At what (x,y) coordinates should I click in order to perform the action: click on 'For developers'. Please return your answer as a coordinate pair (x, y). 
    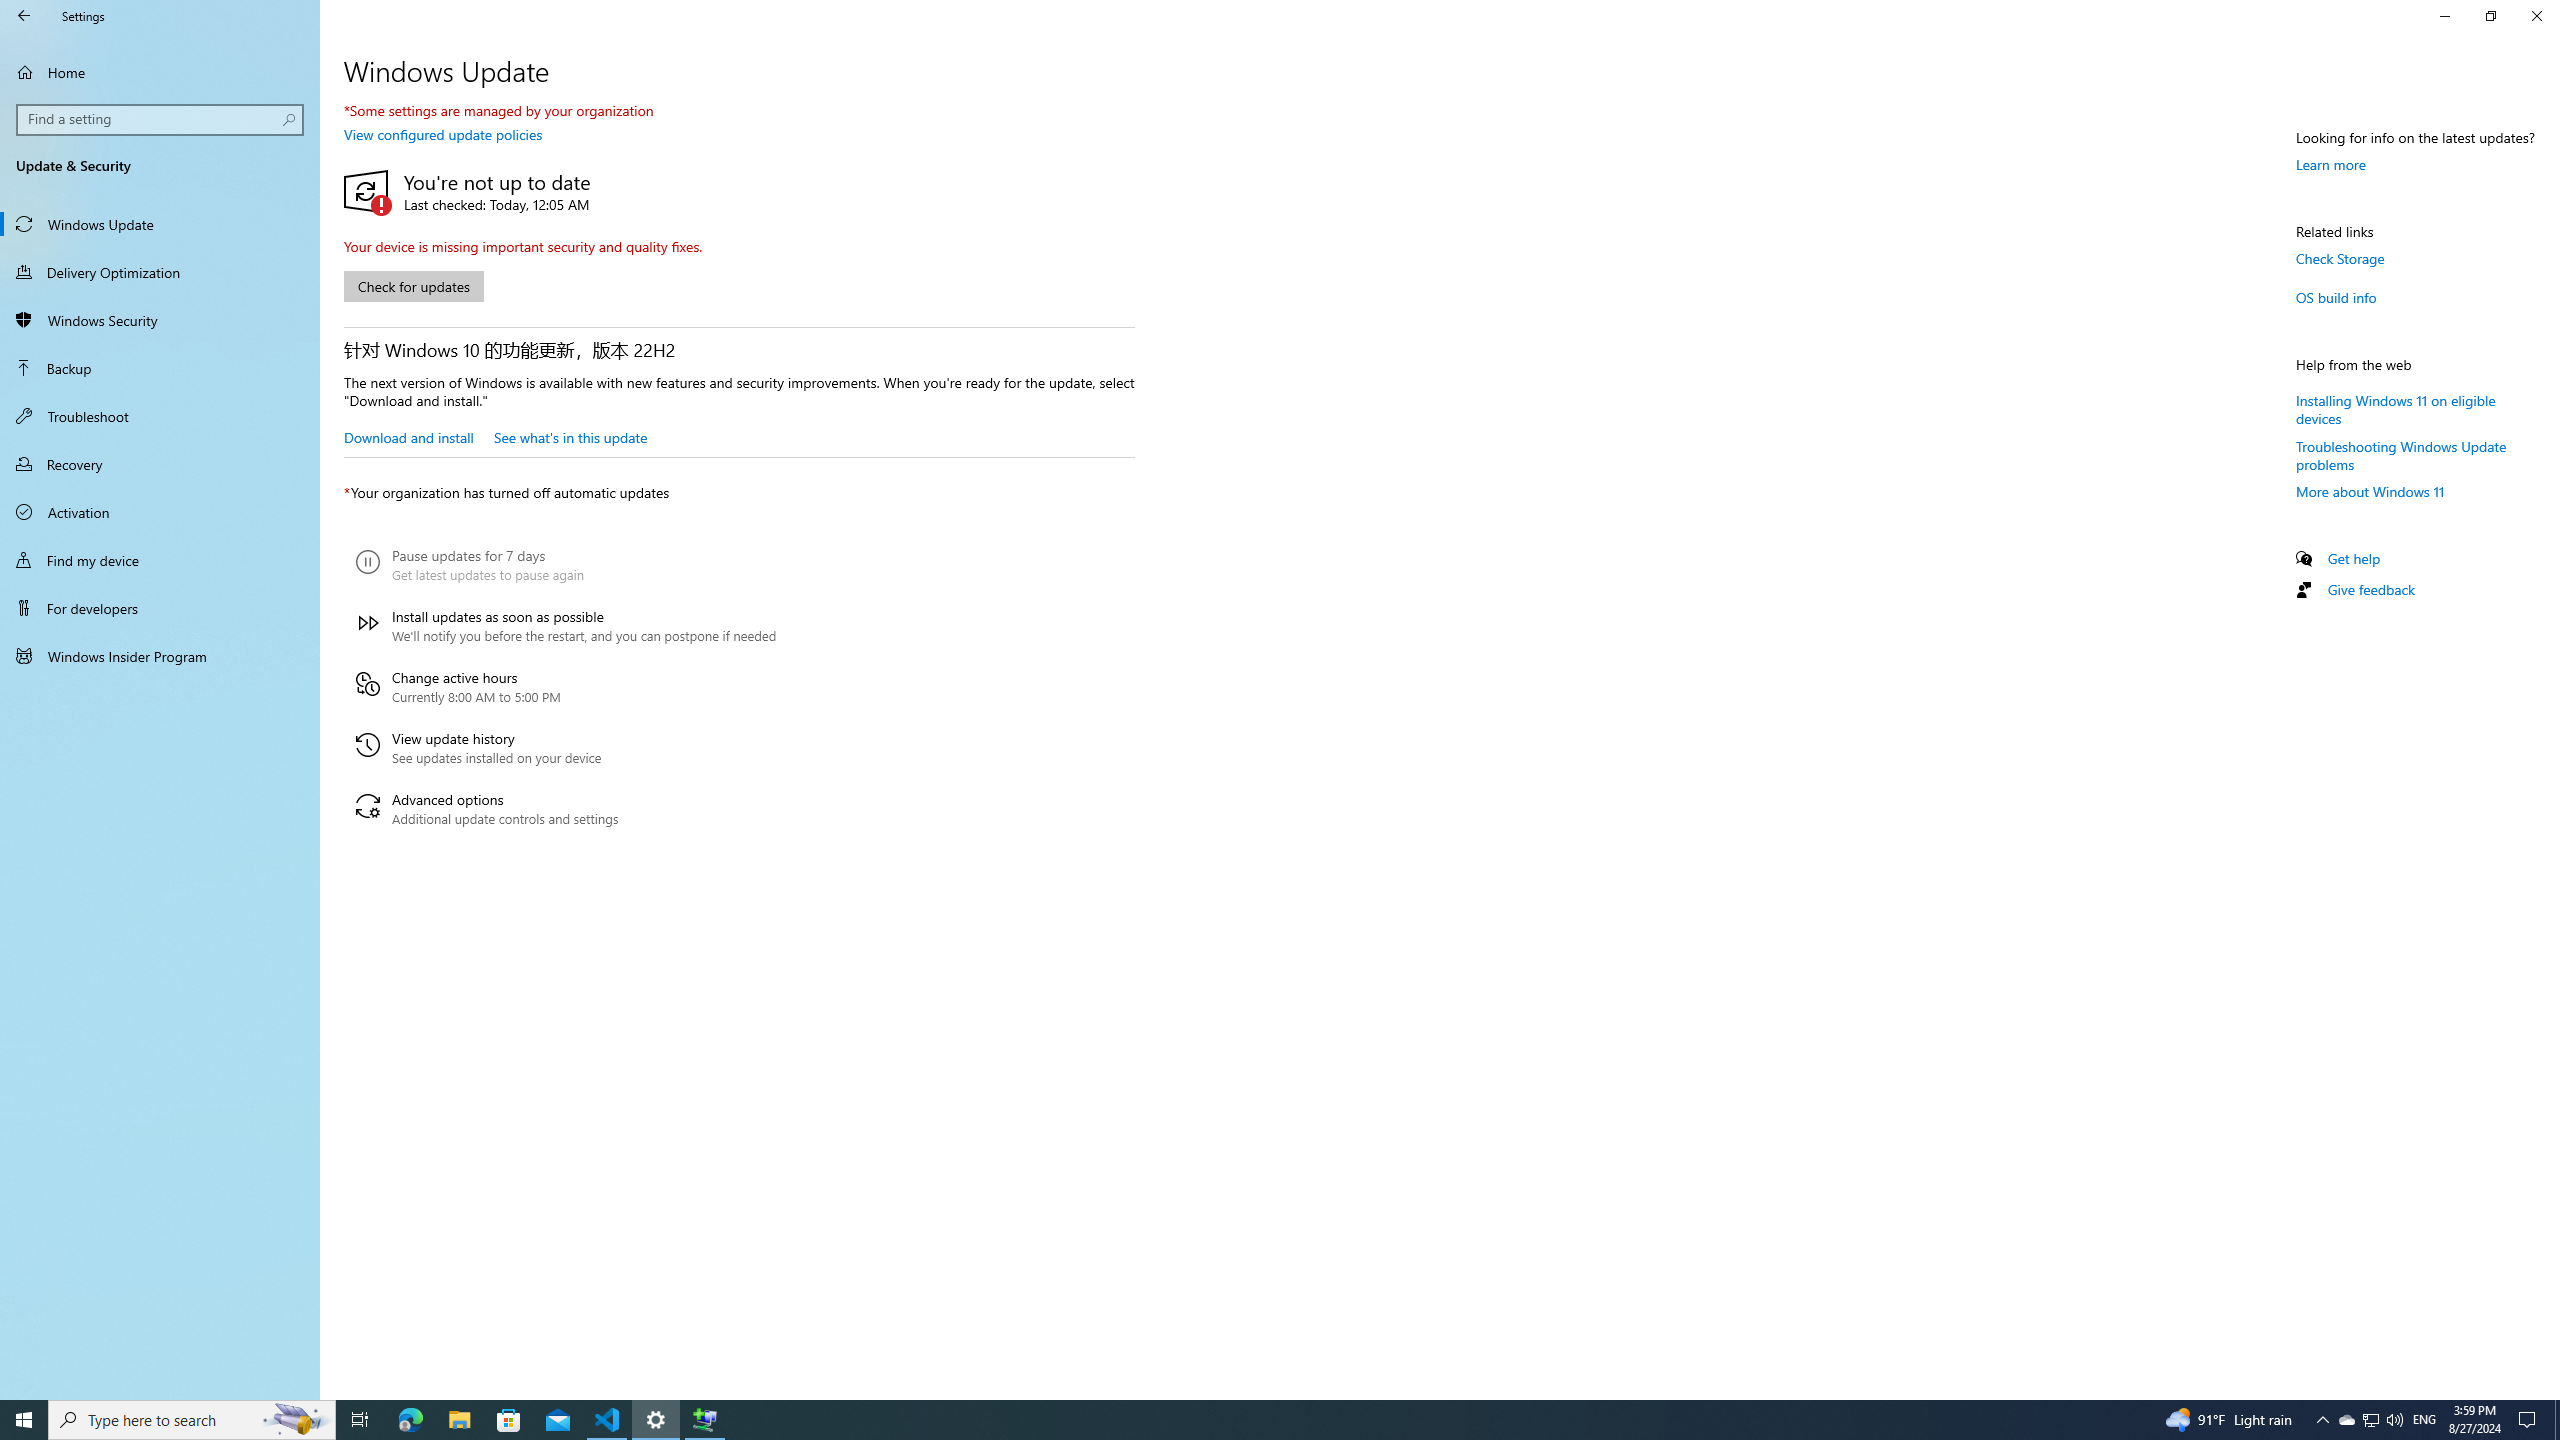
    Looking at the image, I should click on (159, 608).